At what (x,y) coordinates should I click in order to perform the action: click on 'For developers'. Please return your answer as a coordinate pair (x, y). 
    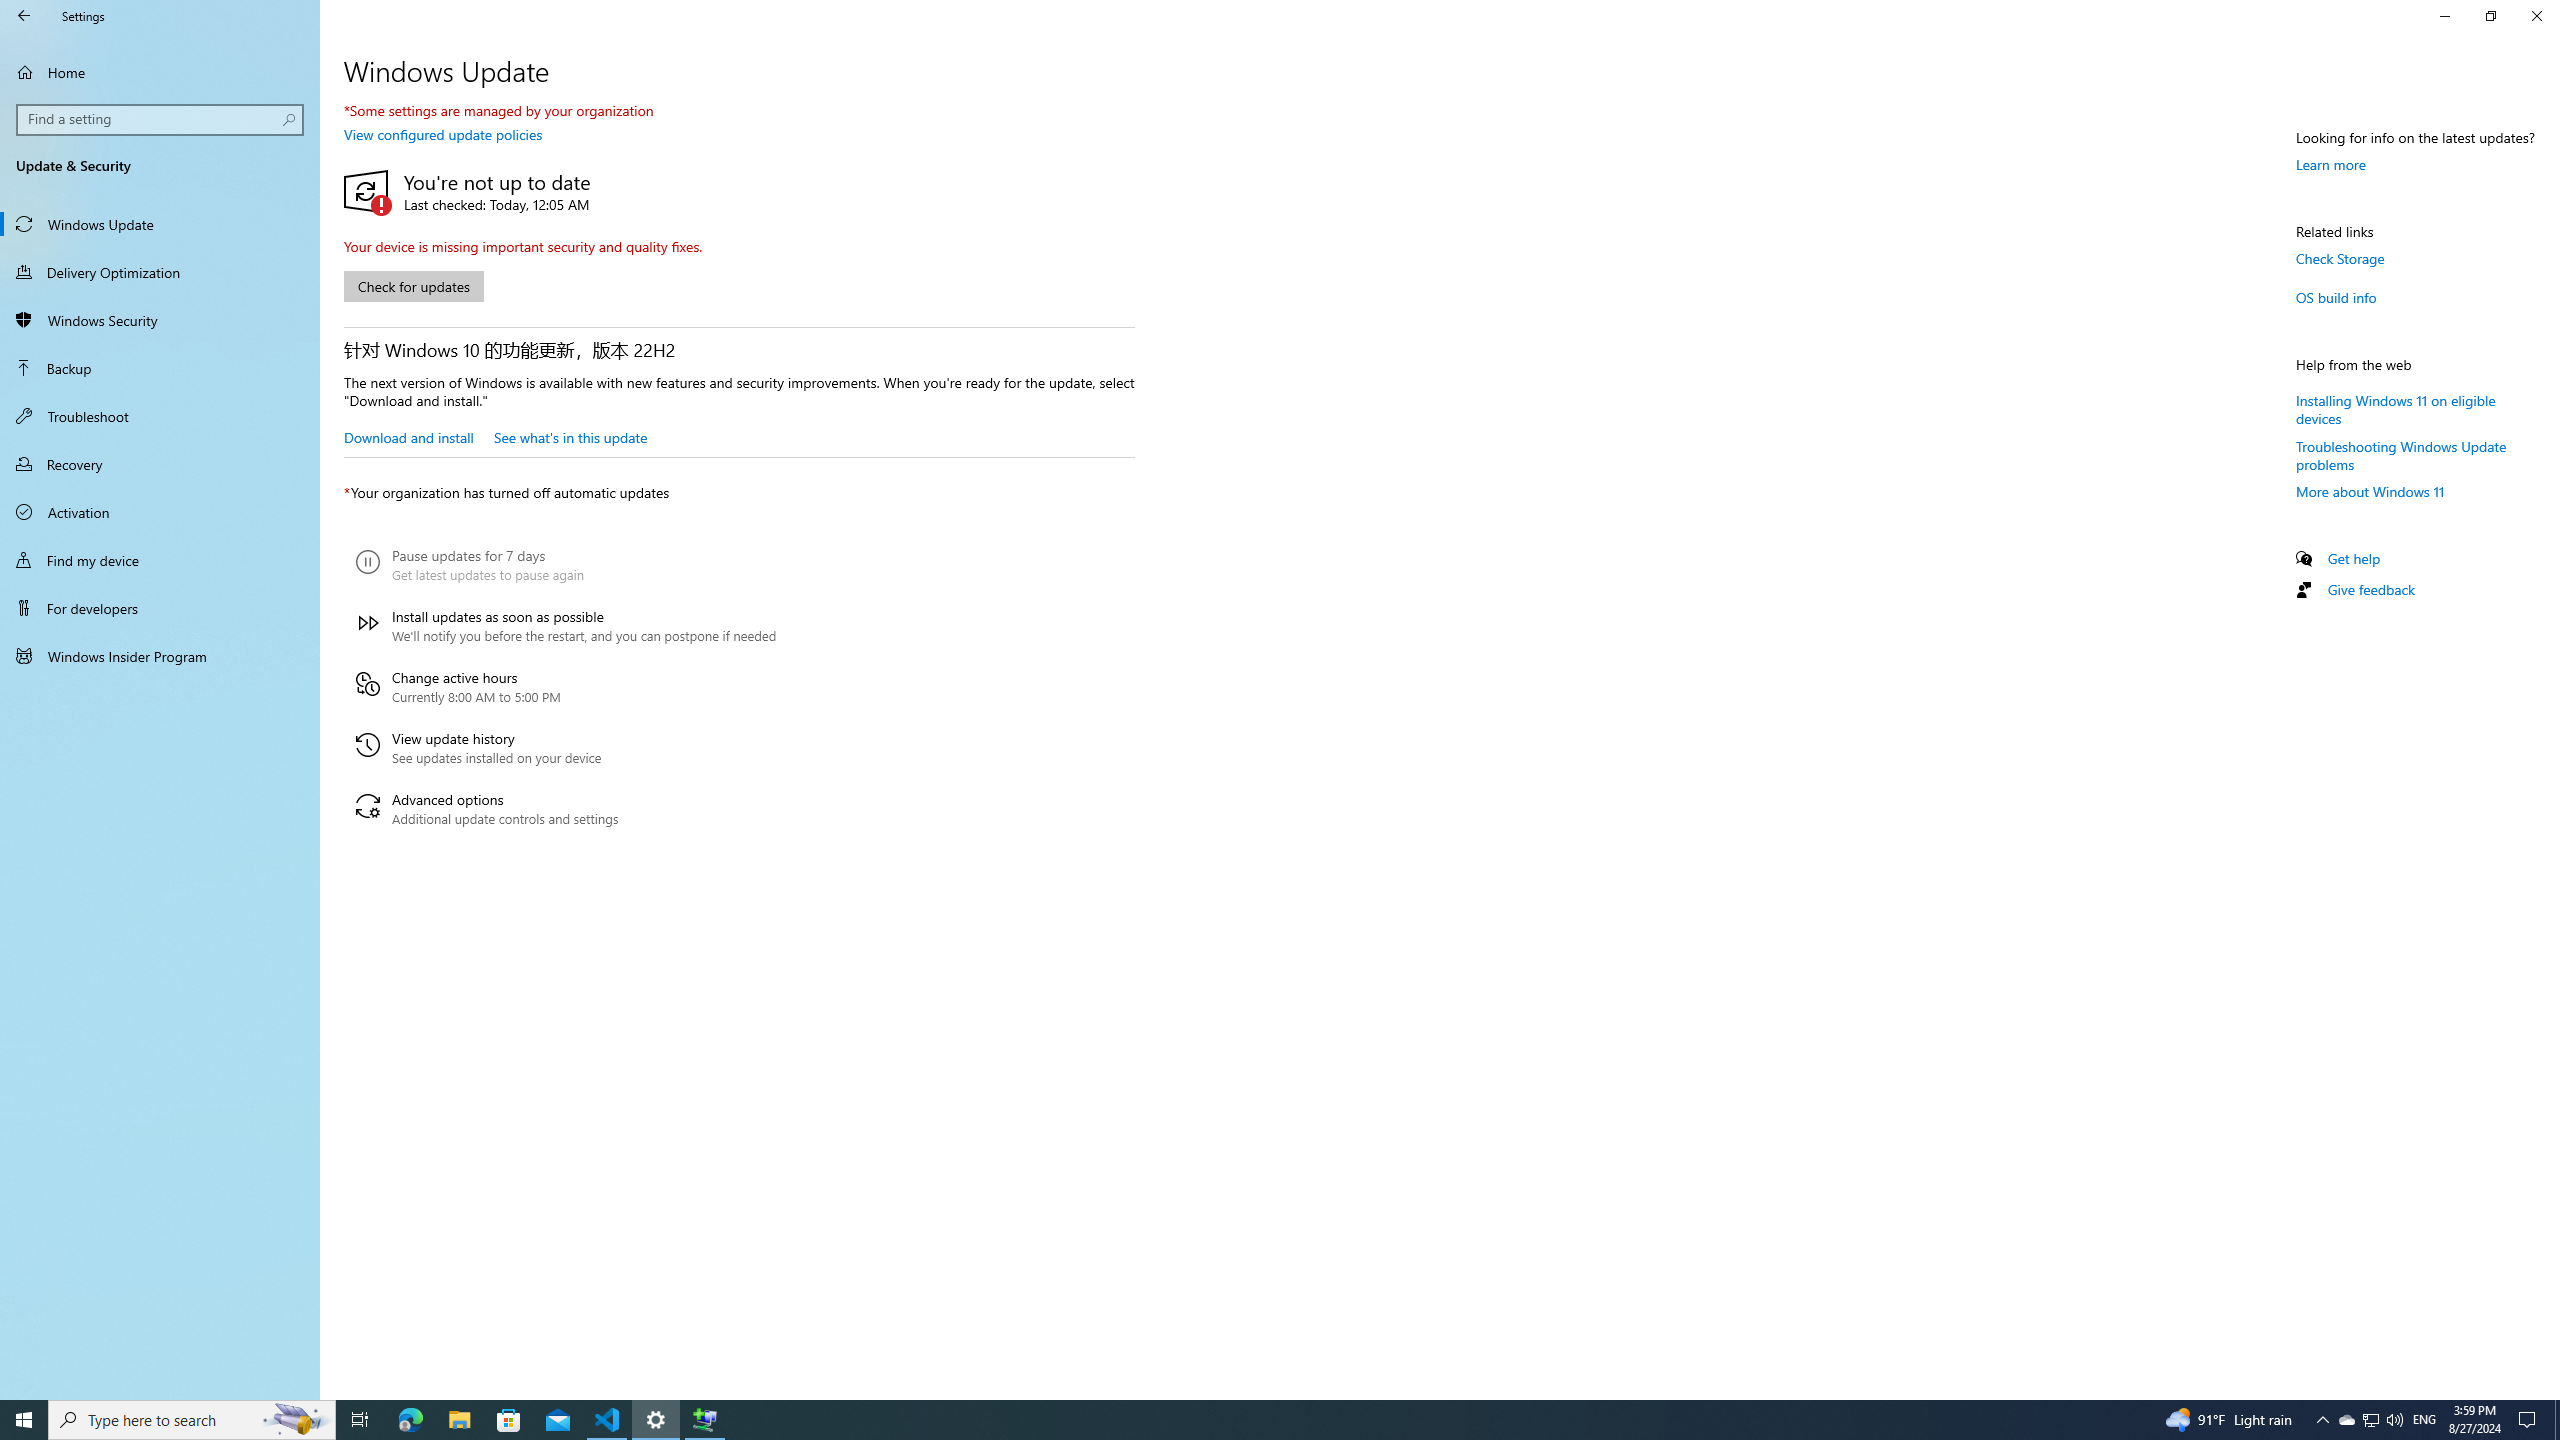
    Looking at the image, I should click on (159, 608).